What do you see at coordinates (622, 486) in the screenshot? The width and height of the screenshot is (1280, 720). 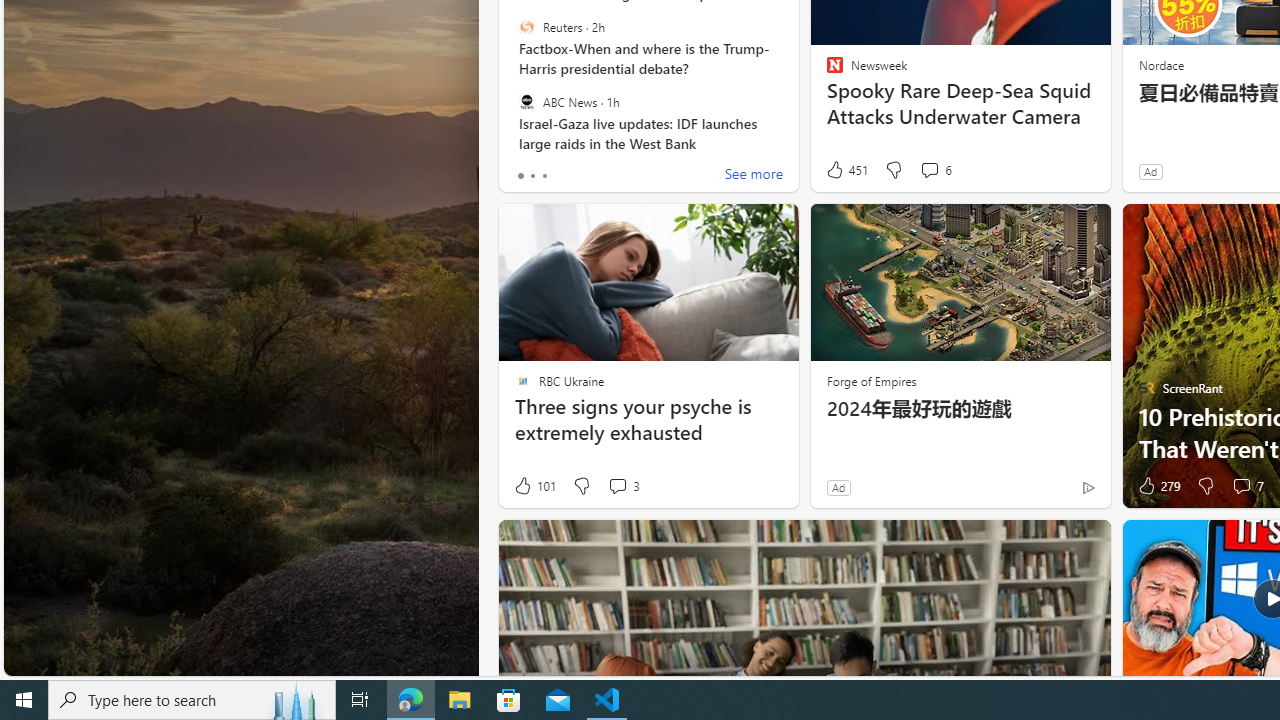 I see `'View comments 3 Comment'` at bounding box center [622, 486].